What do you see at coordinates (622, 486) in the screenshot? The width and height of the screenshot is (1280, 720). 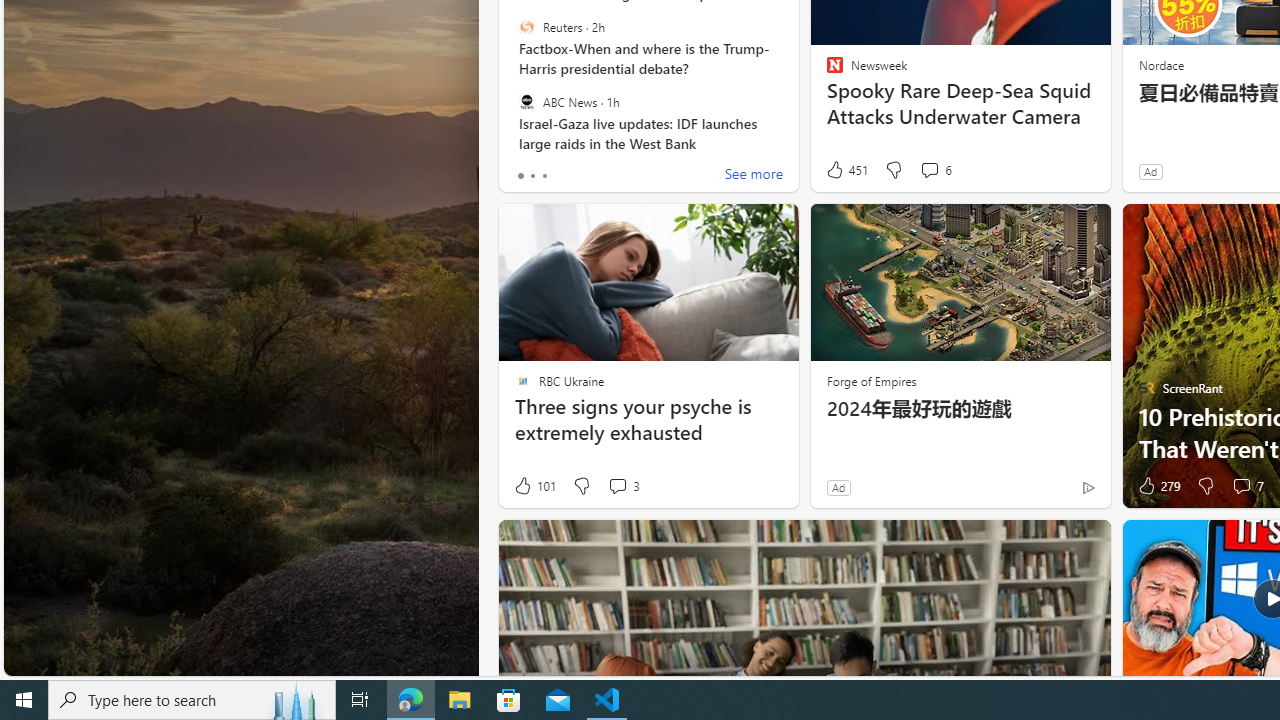 I see `'View comments 3 Comment'` at bounding box center [622, 486].